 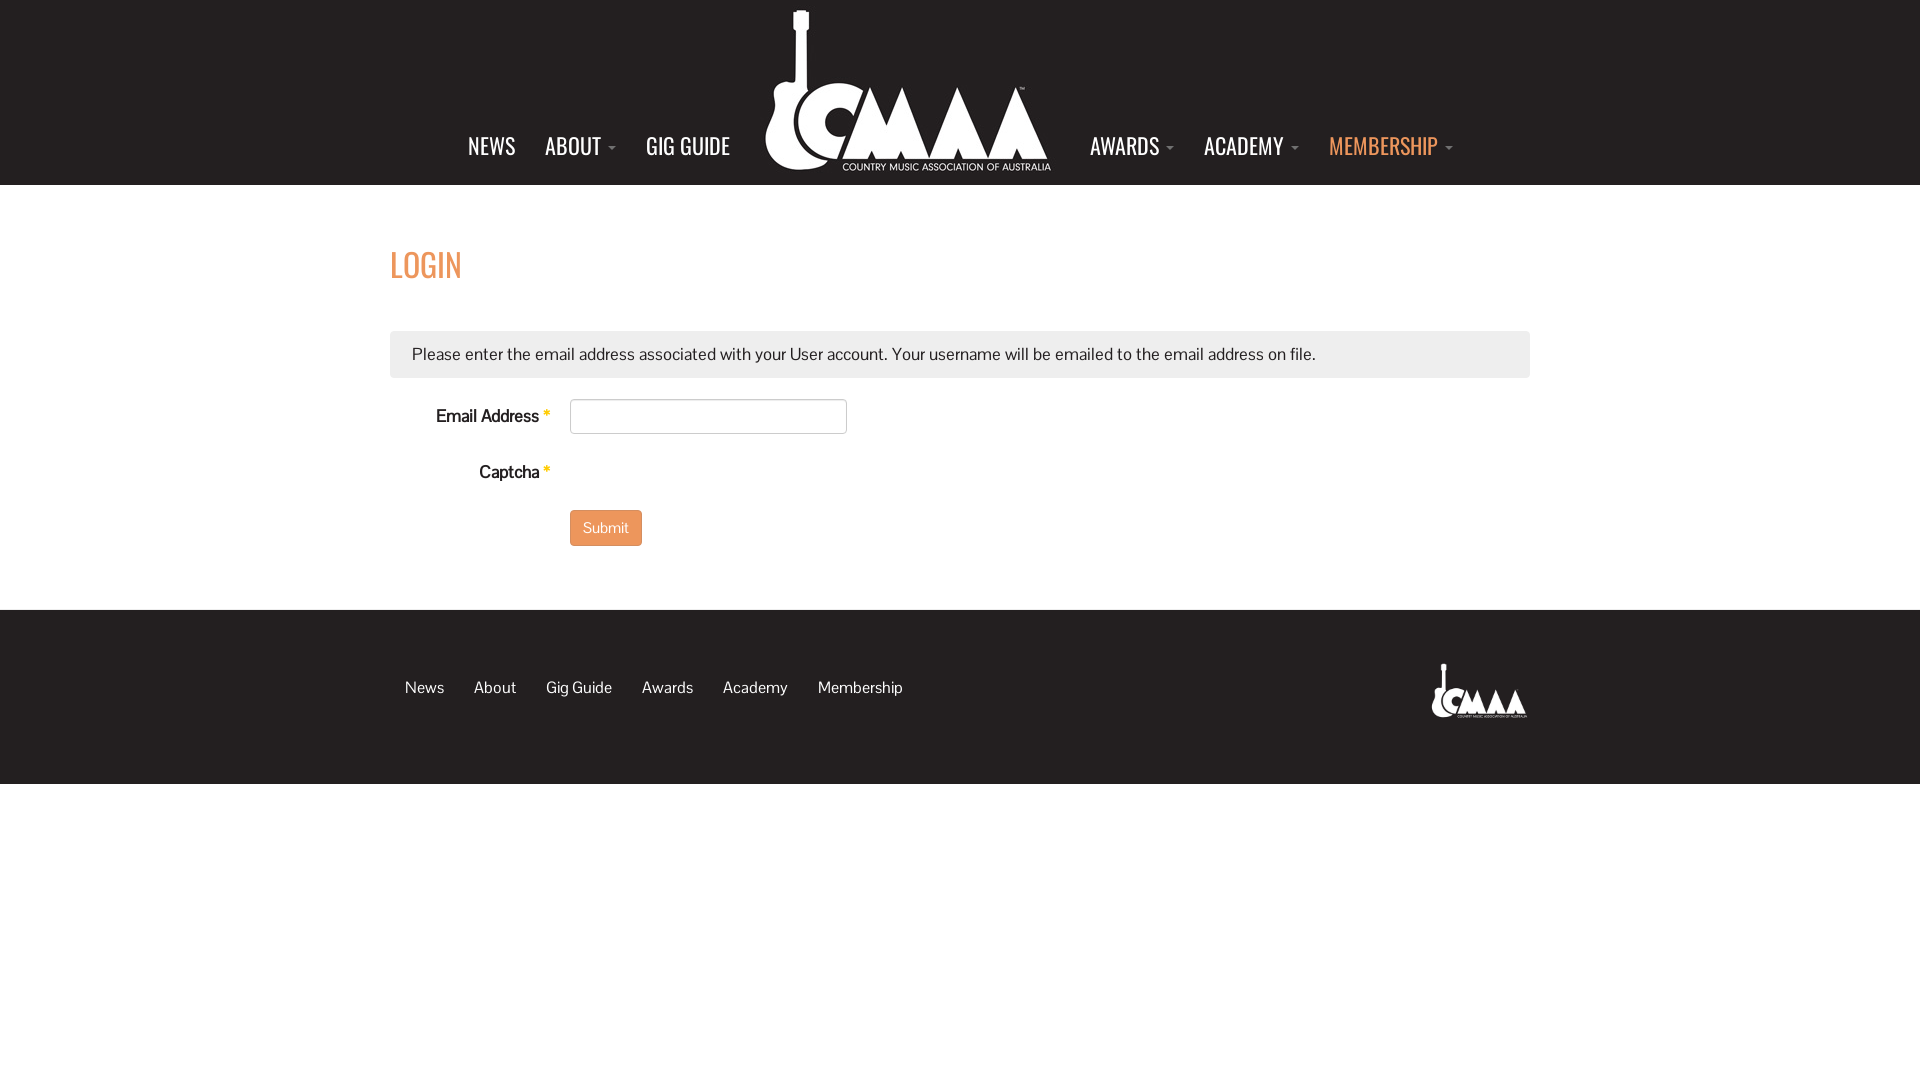 I want to click on 'Membership', so click(x=860, y=685).